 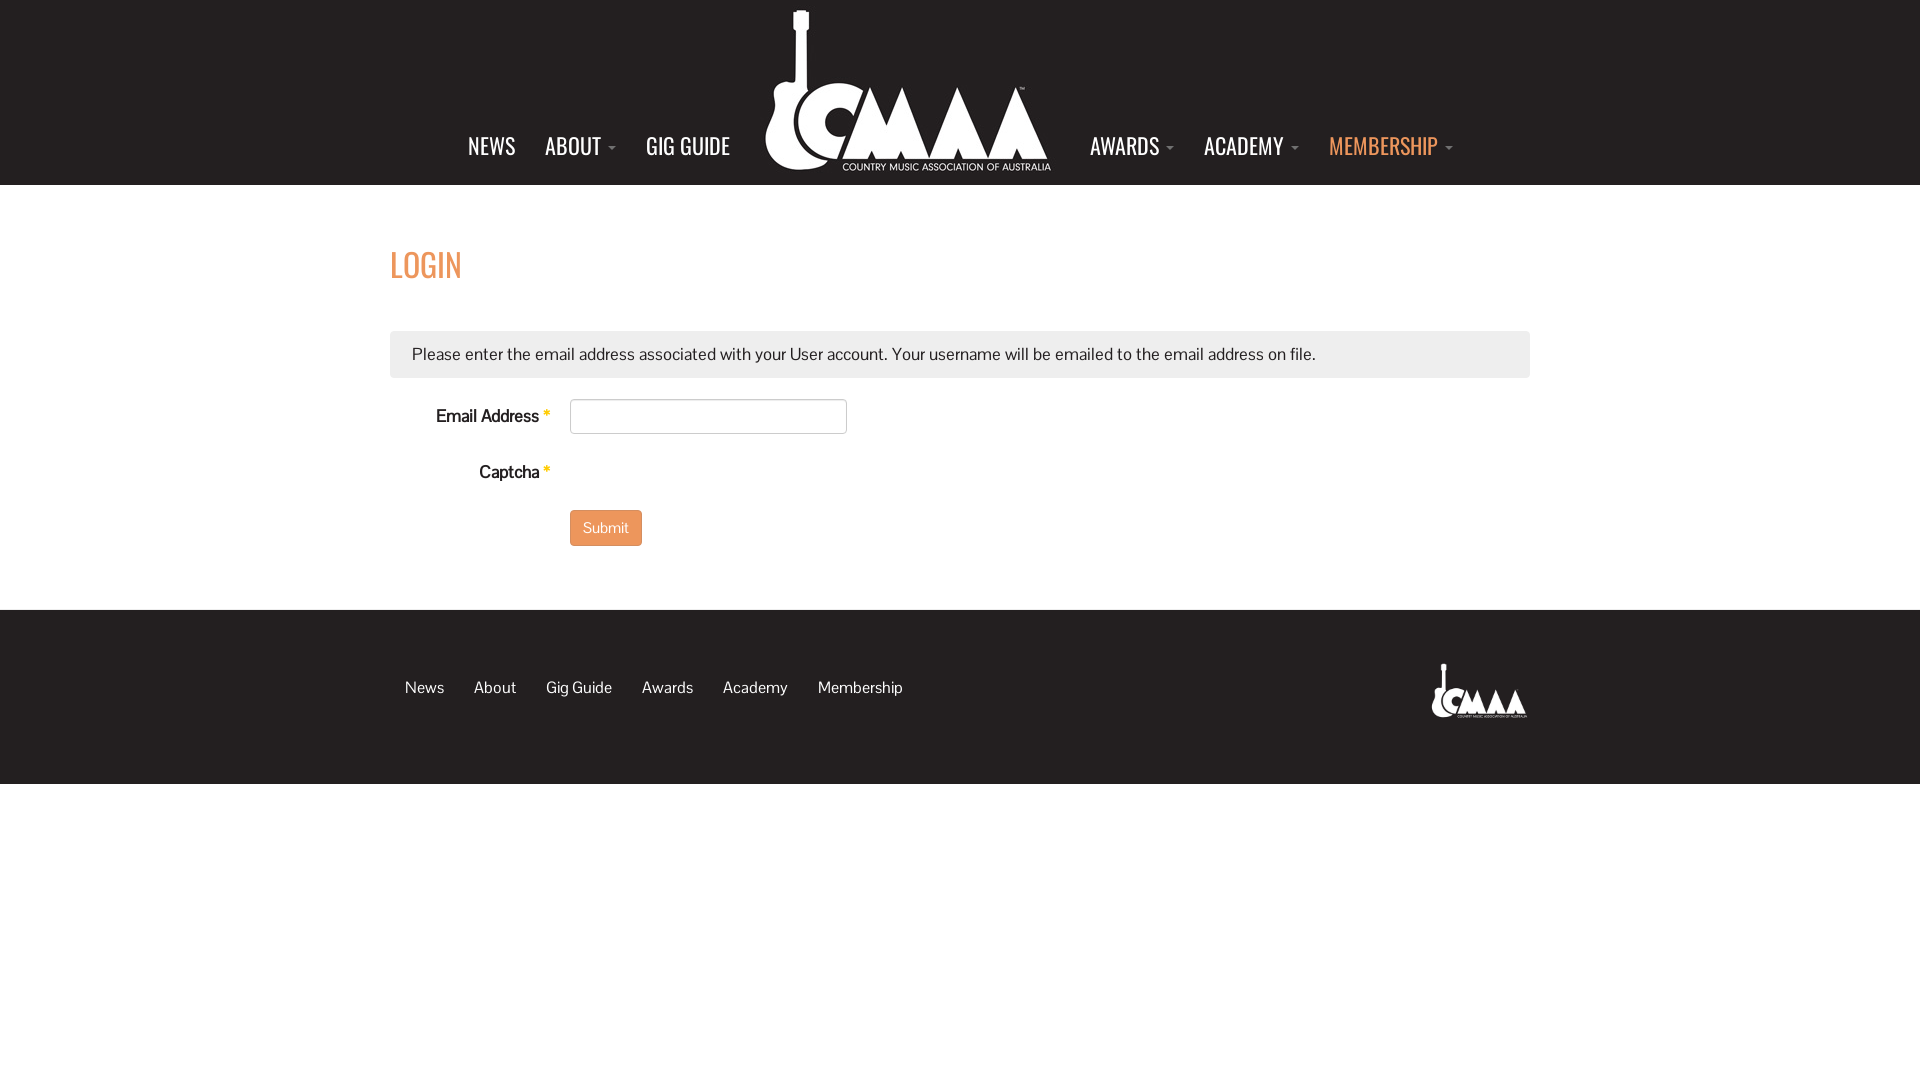 I want to click on 'Membership', so click(x=860, y=685).